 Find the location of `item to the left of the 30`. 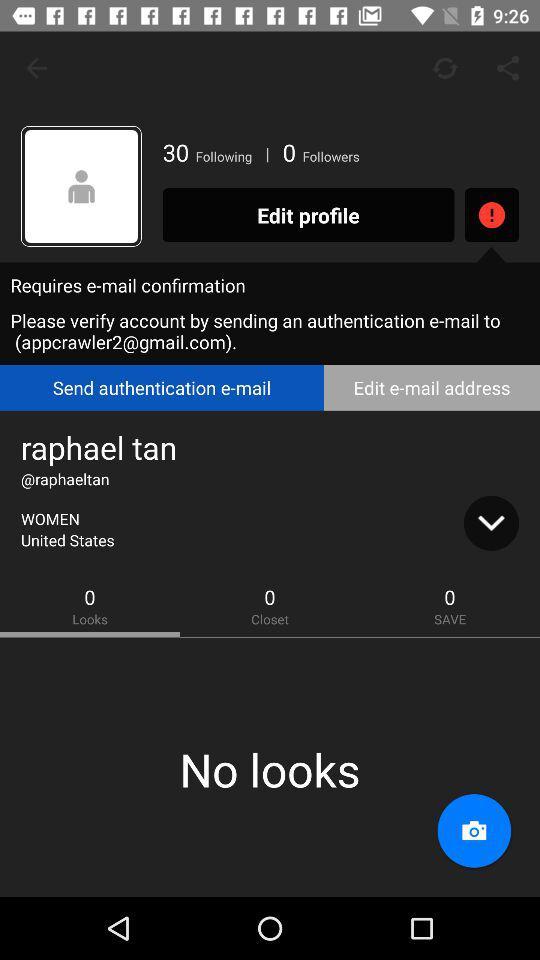

item to the left of the 30 is located at coordinates (80, 186).